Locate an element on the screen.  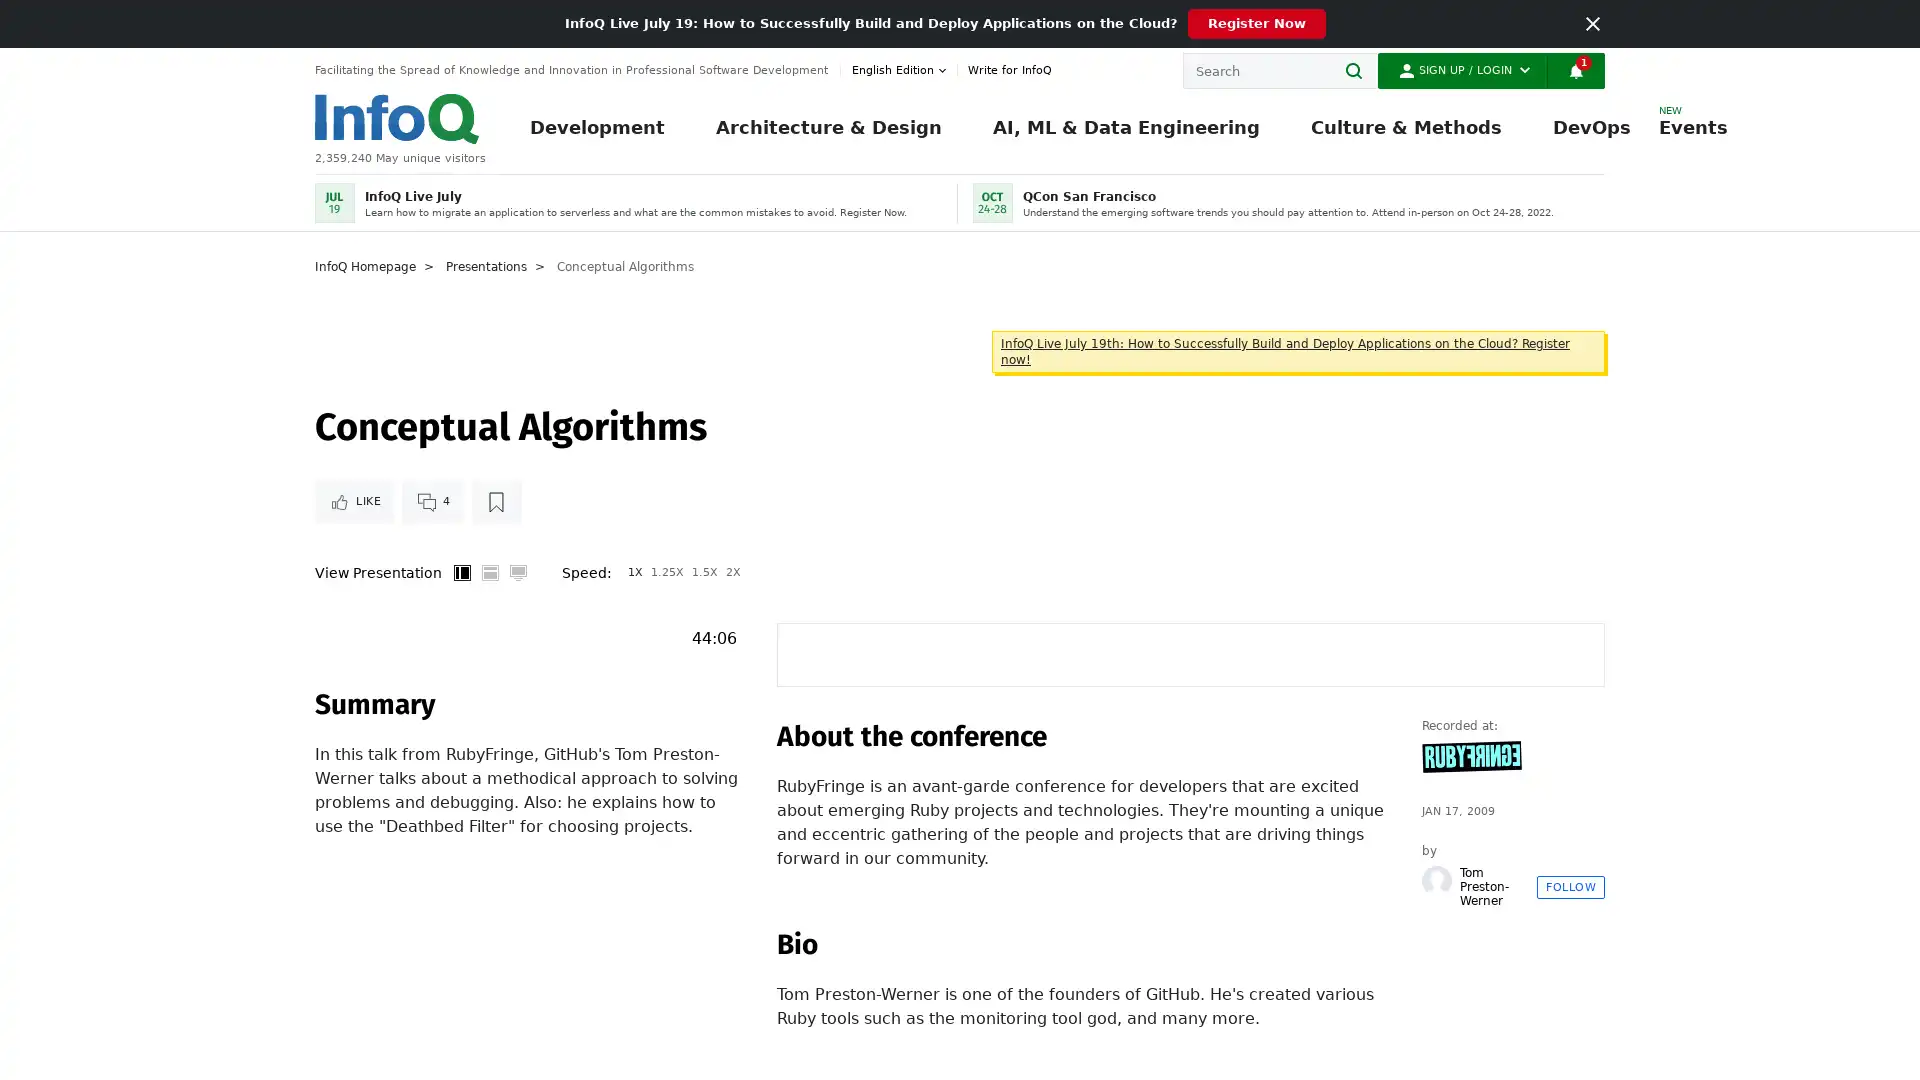
Follow is located at coordinates (1569, 885).